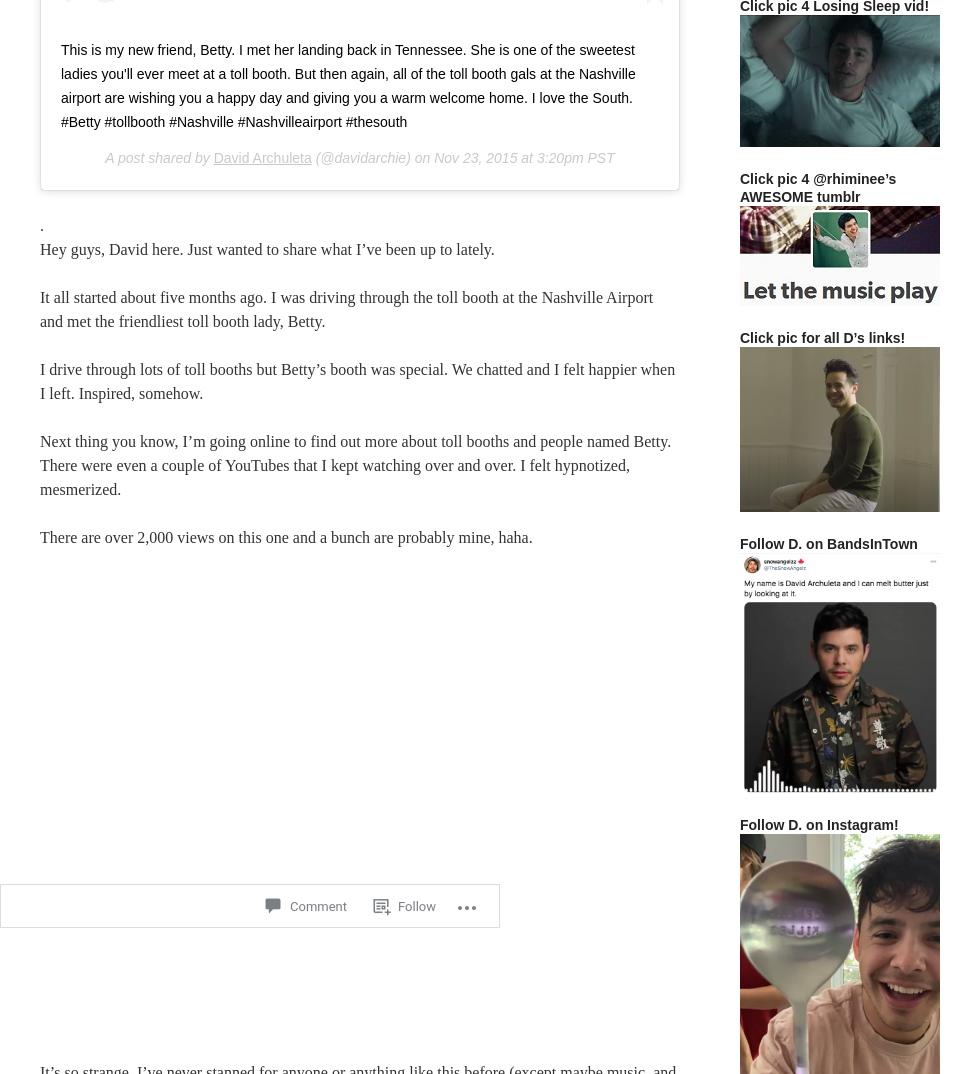  What do you see at coordinates (346, 308) in the screenshot?
I see `'It all started about five months ago. I was driving through the toll booth at the Nashville Airport and met the friendliest toll booth lady, Betty.'` at bounding box center [346, 308].